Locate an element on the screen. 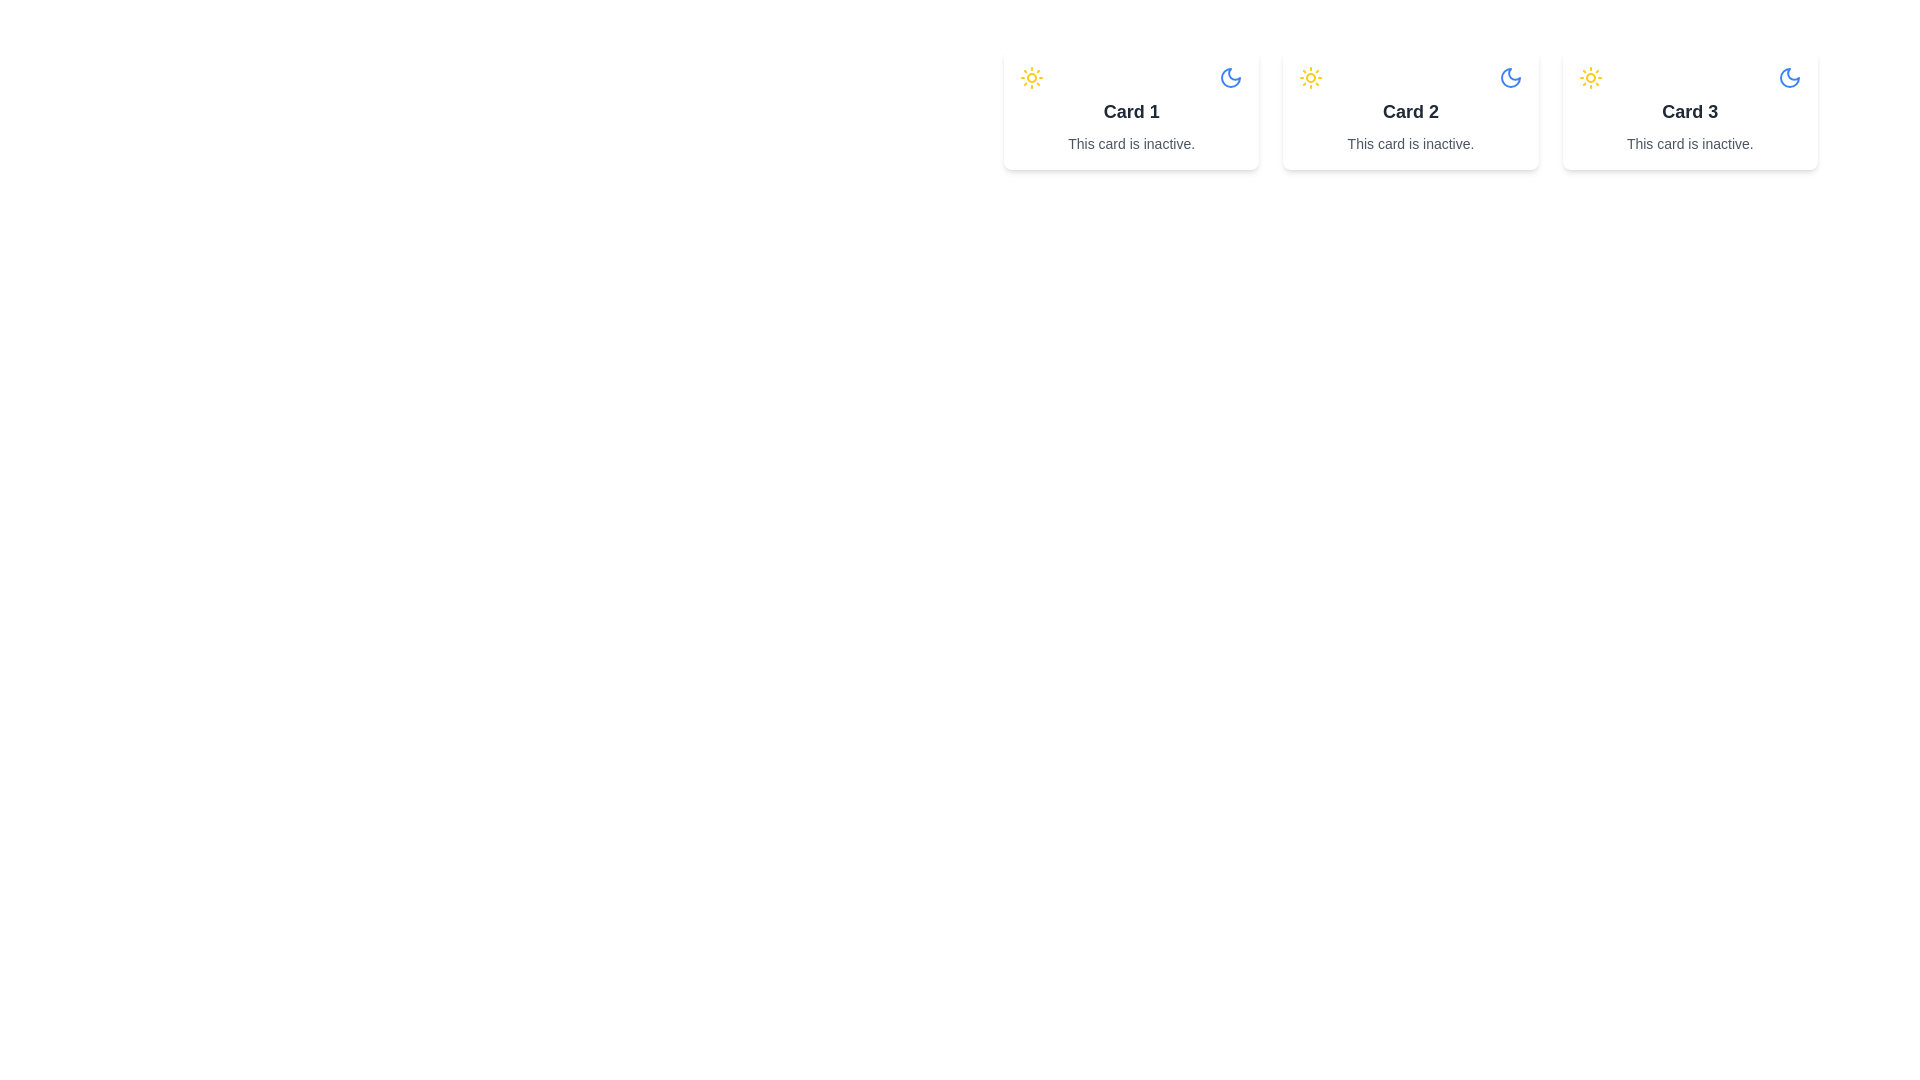 The width and height of the screenshot is (1920, 1080). label 'Card 3' which is centered in the third card on the rightmost side of a horizontally aligned group of three cards is located at coordinates (1689, 111).